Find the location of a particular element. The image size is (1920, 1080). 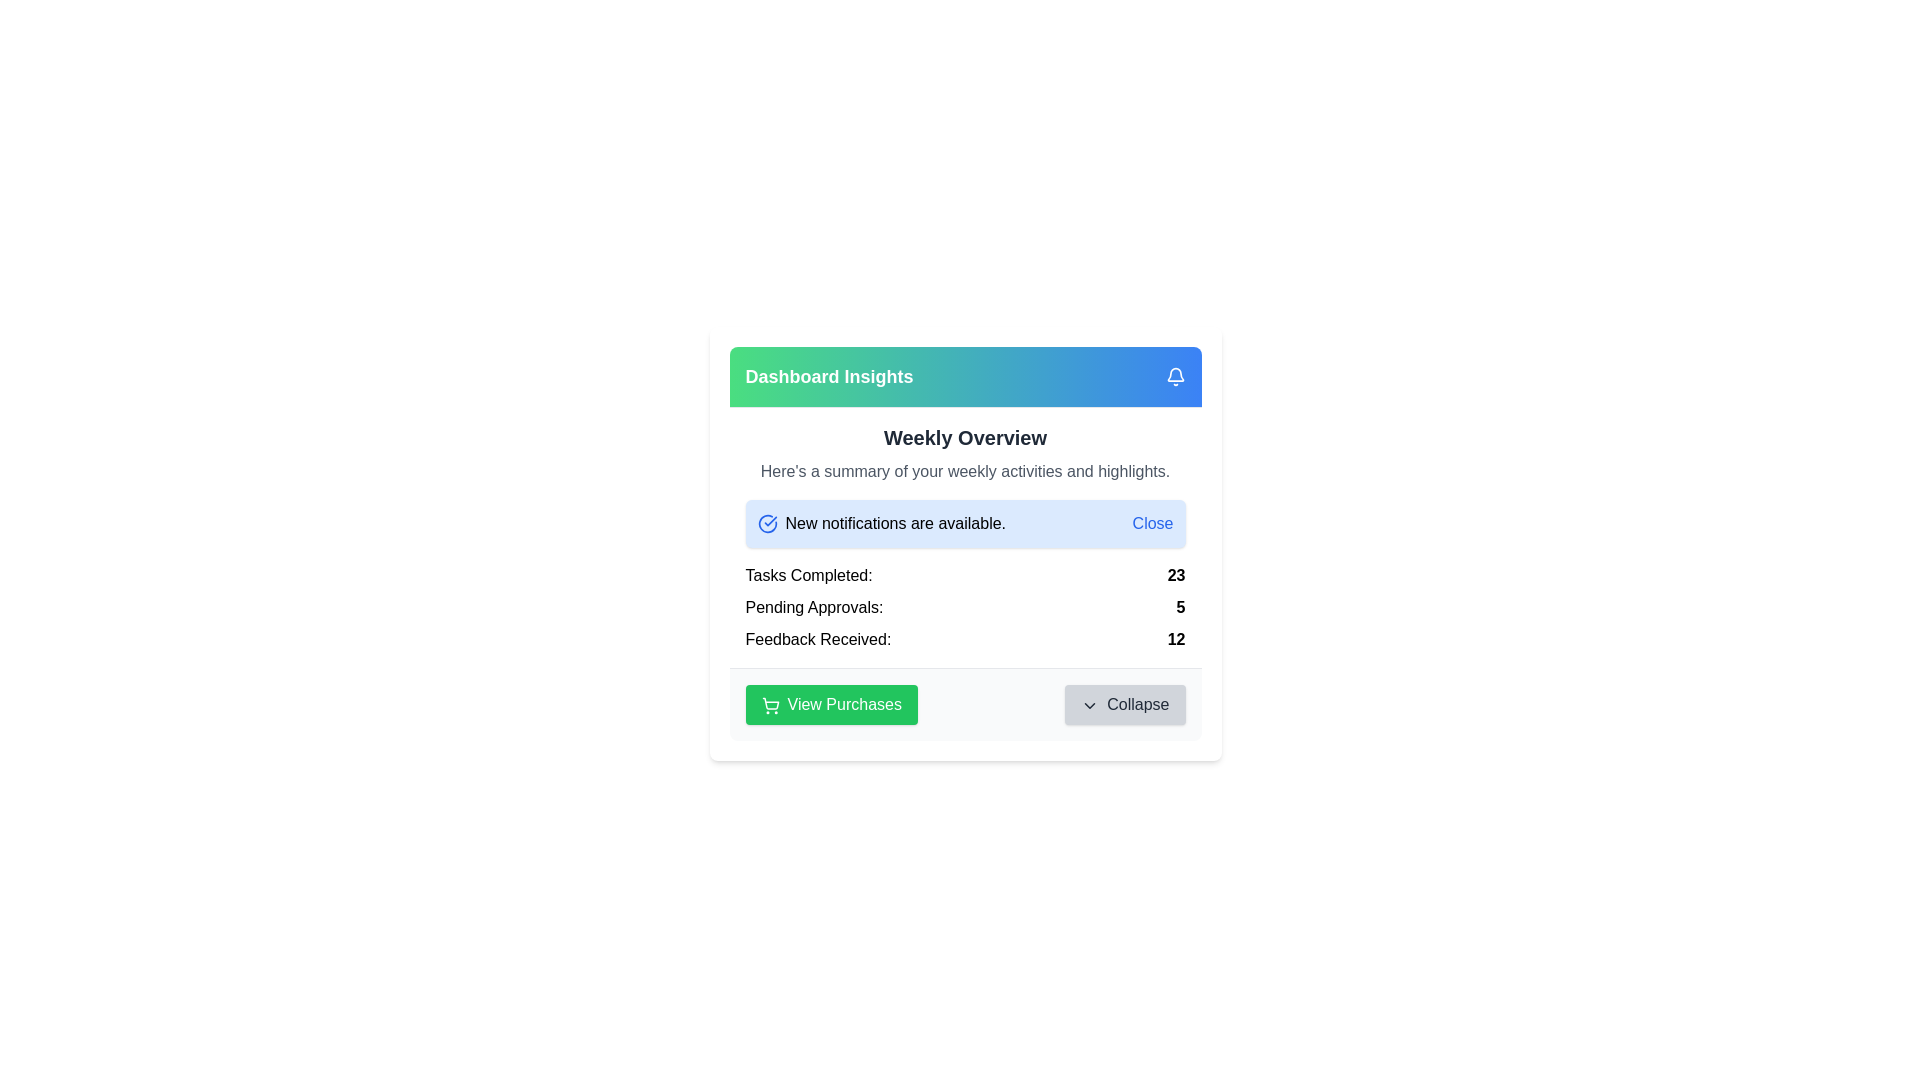

the circular blue check icon located to the left of the text 'New notifications are available' is located at coordinates (766, 523).